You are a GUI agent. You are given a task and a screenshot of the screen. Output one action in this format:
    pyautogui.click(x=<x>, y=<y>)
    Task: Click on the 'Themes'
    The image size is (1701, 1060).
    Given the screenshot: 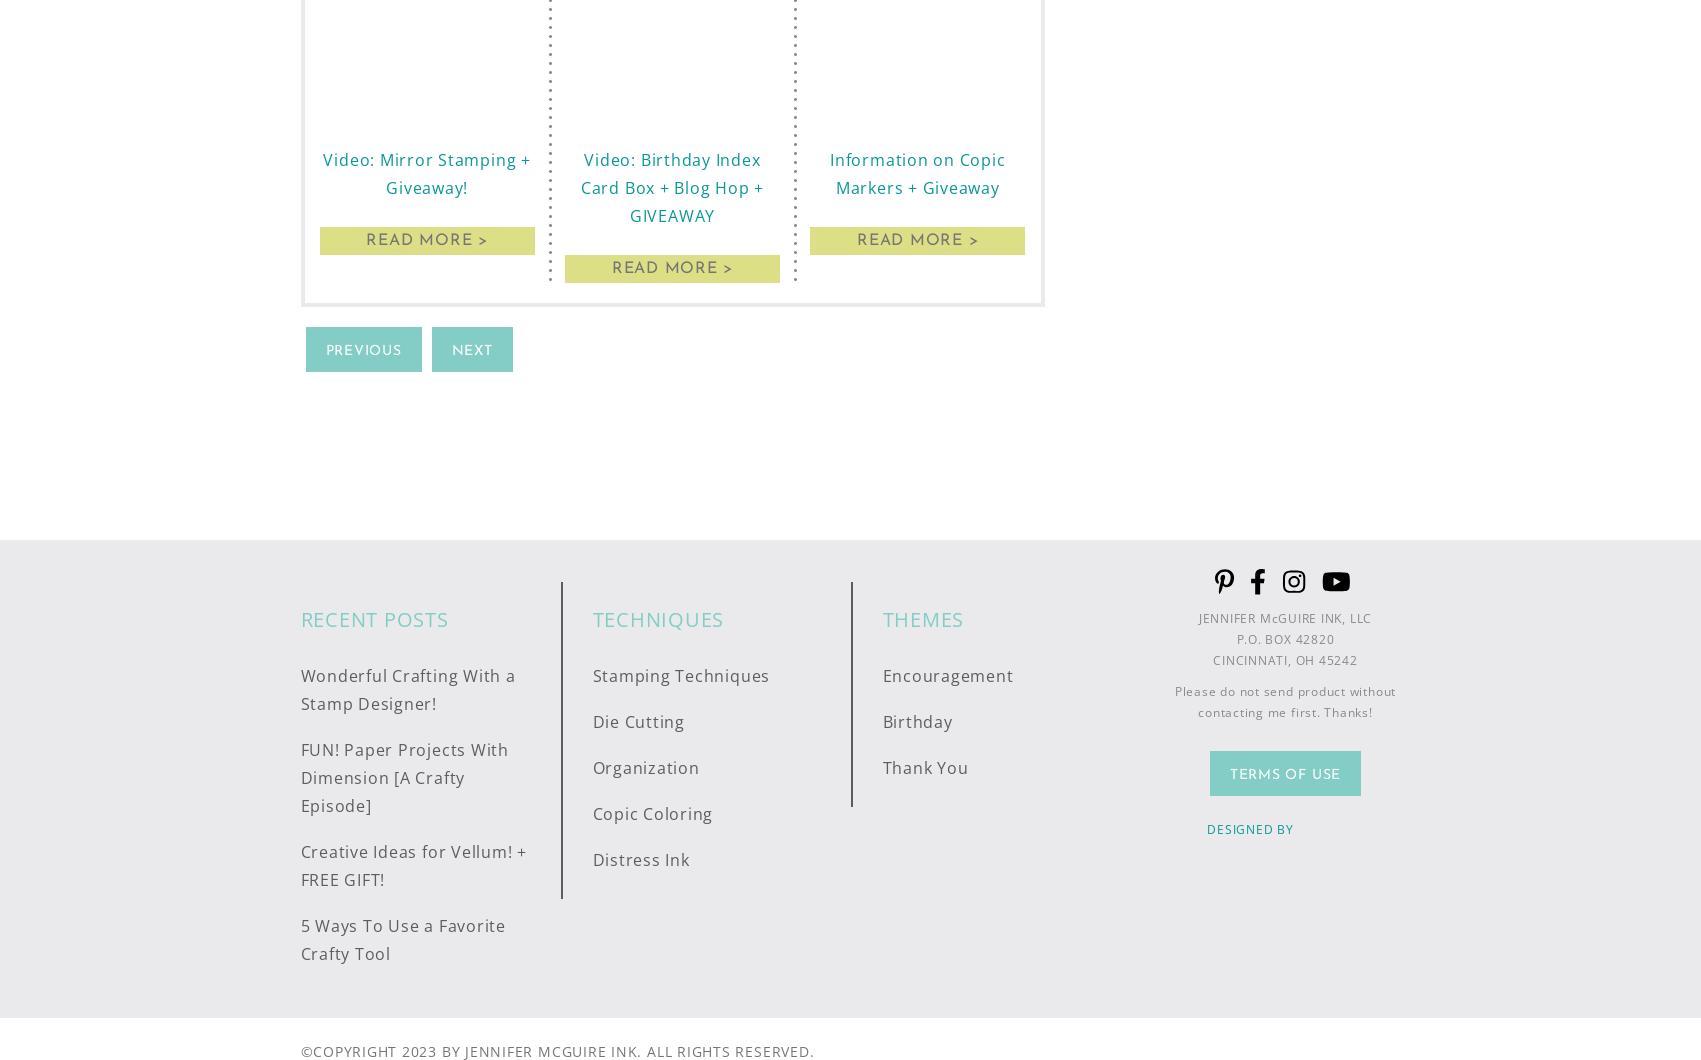 What is the action you would take?
    pyautogui.click(x=921, y=618)
    